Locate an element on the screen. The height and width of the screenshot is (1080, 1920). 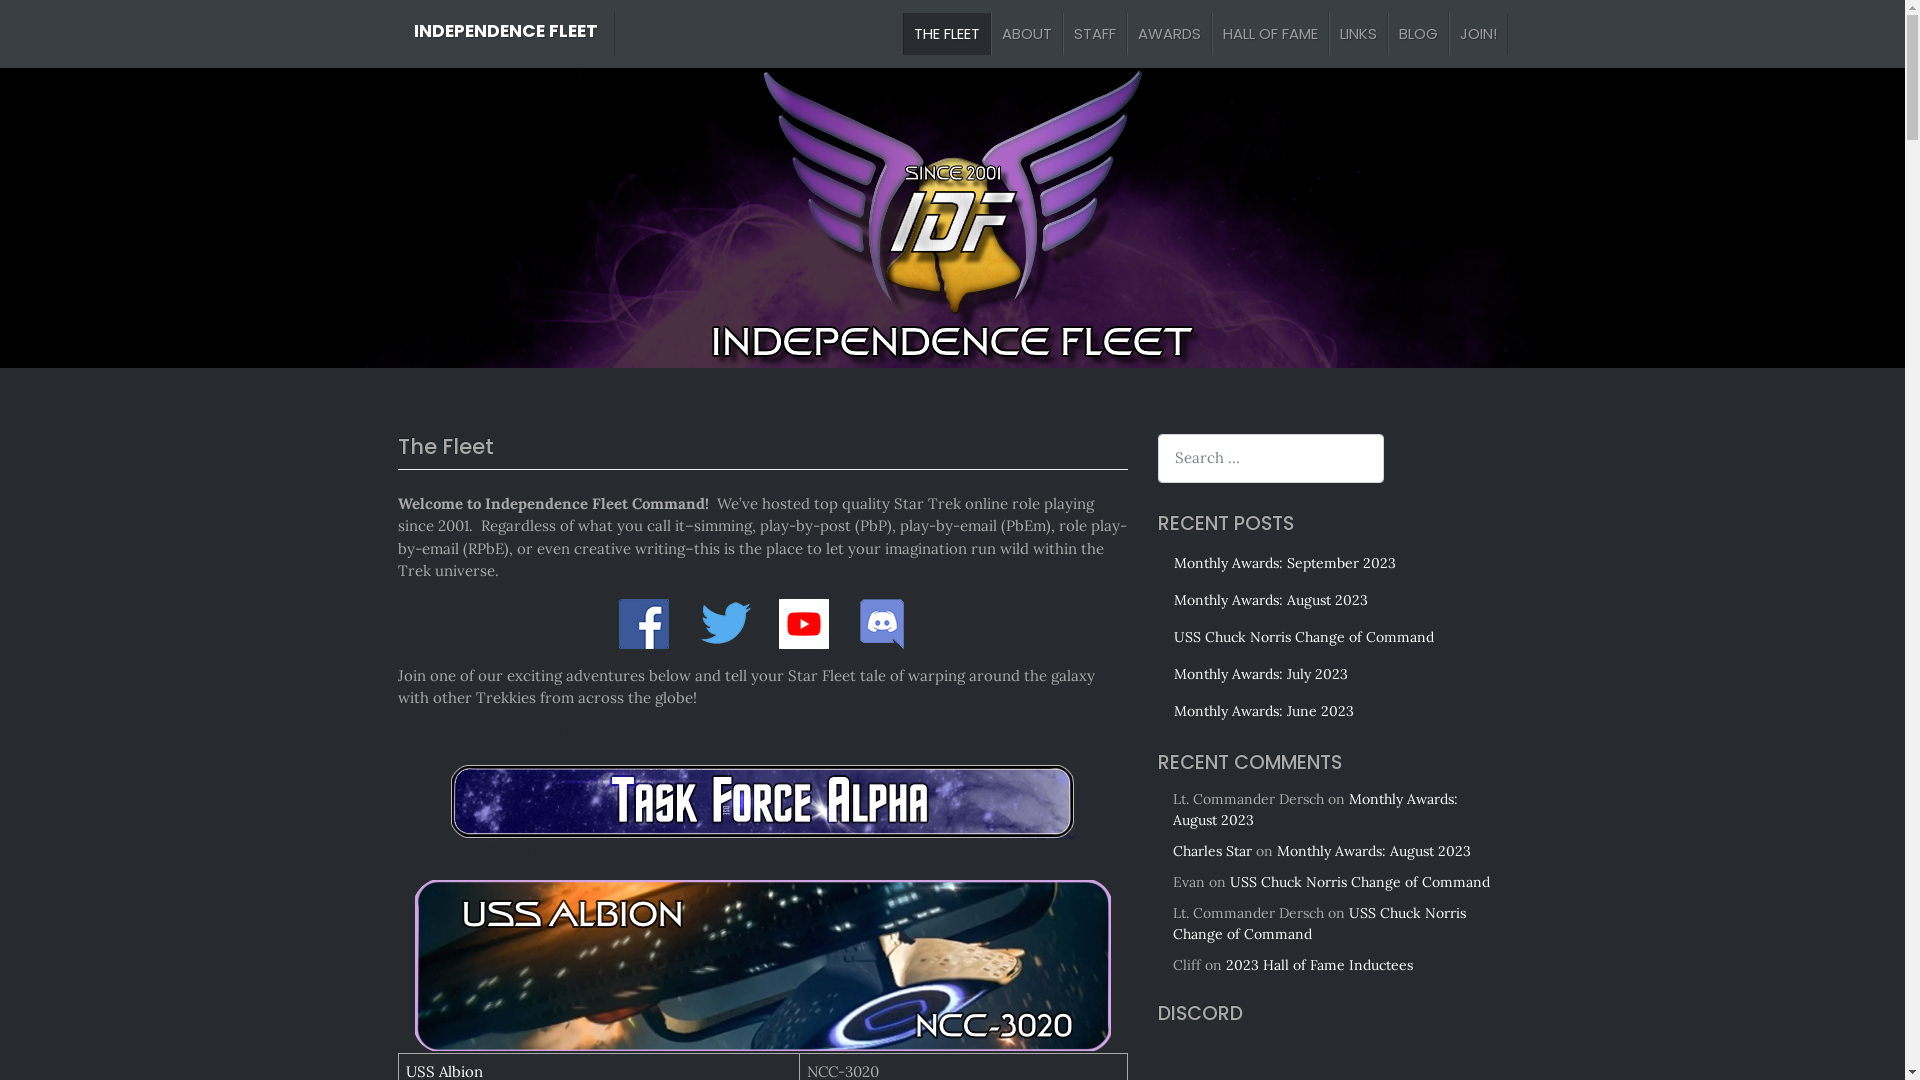
'LINKS' is located at coordinates (1328, 34).